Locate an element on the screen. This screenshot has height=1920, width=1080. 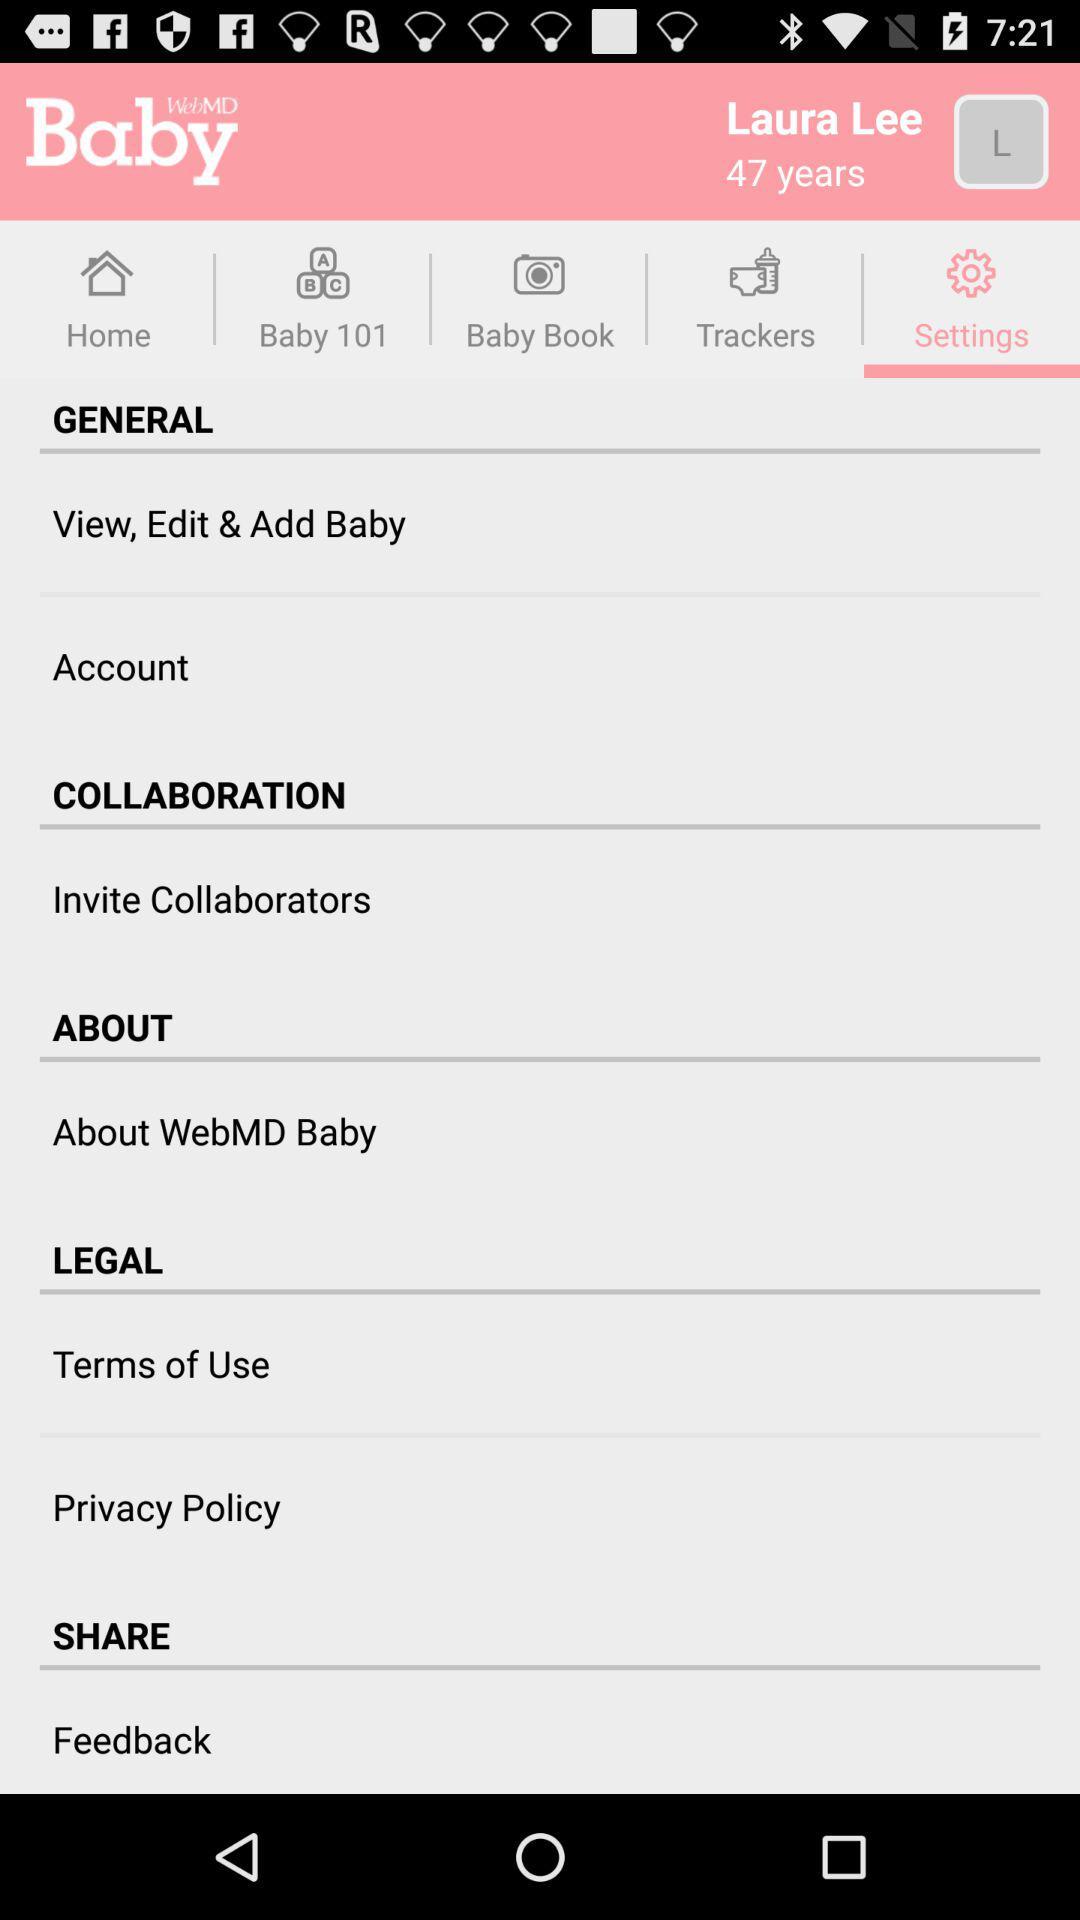
the icon above privacy policy item is located at coordinates (540, 1434).